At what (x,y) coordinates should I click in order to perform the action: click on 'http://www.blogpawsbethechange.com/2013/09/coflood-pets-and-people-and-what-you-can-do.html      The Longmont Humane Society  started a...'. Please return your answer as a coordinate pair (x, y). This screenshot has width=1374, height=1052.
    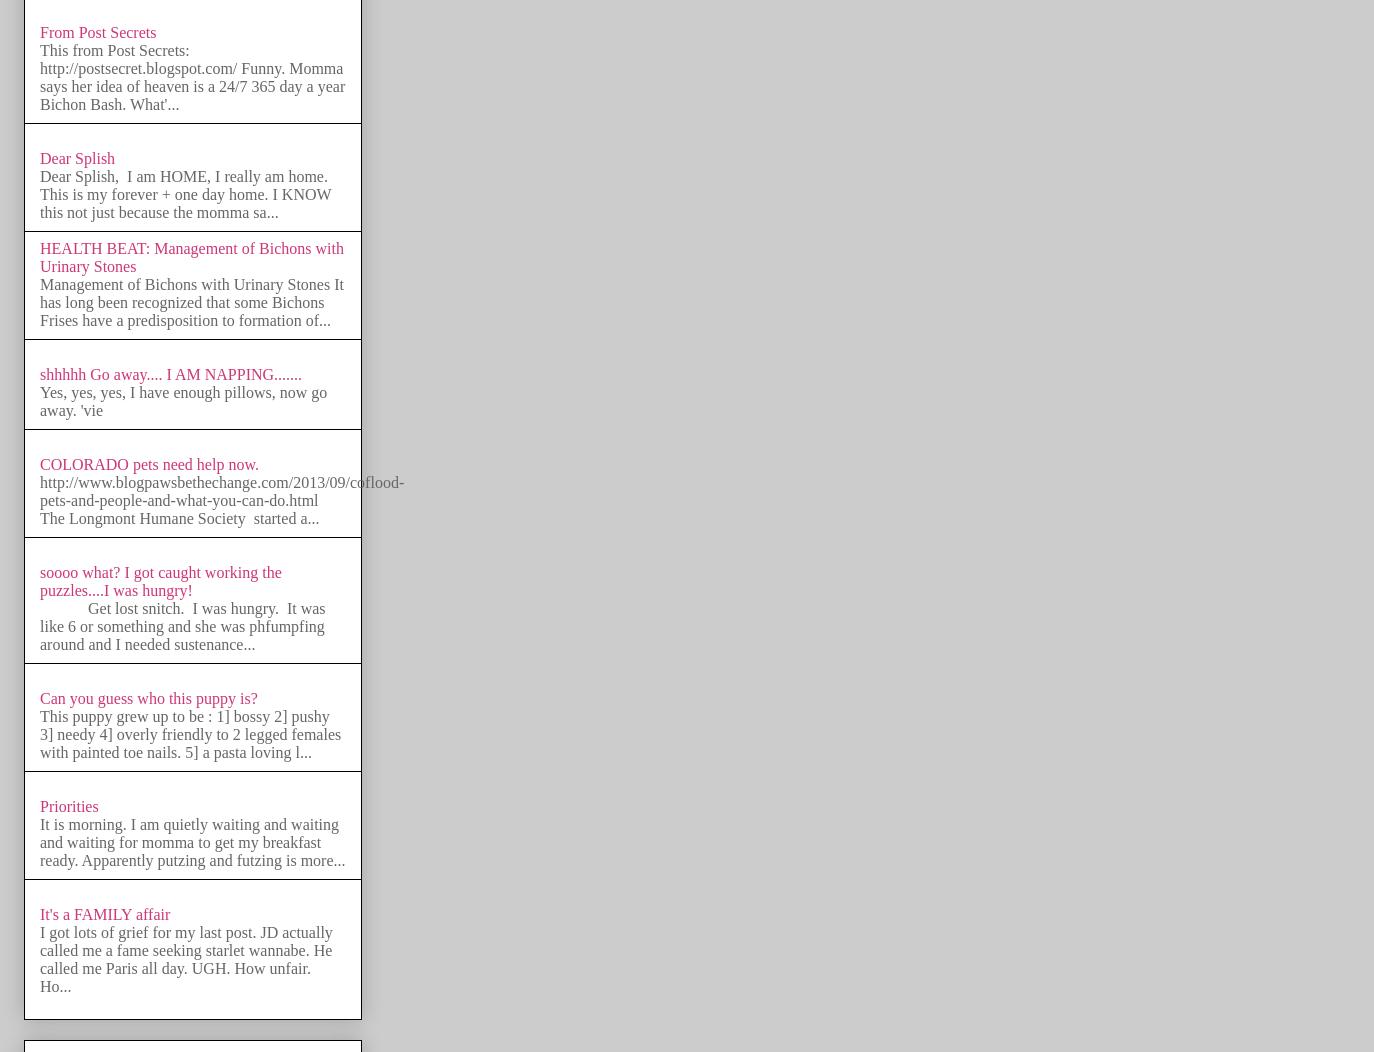
    Looking at the image, I should click on (221, 499).